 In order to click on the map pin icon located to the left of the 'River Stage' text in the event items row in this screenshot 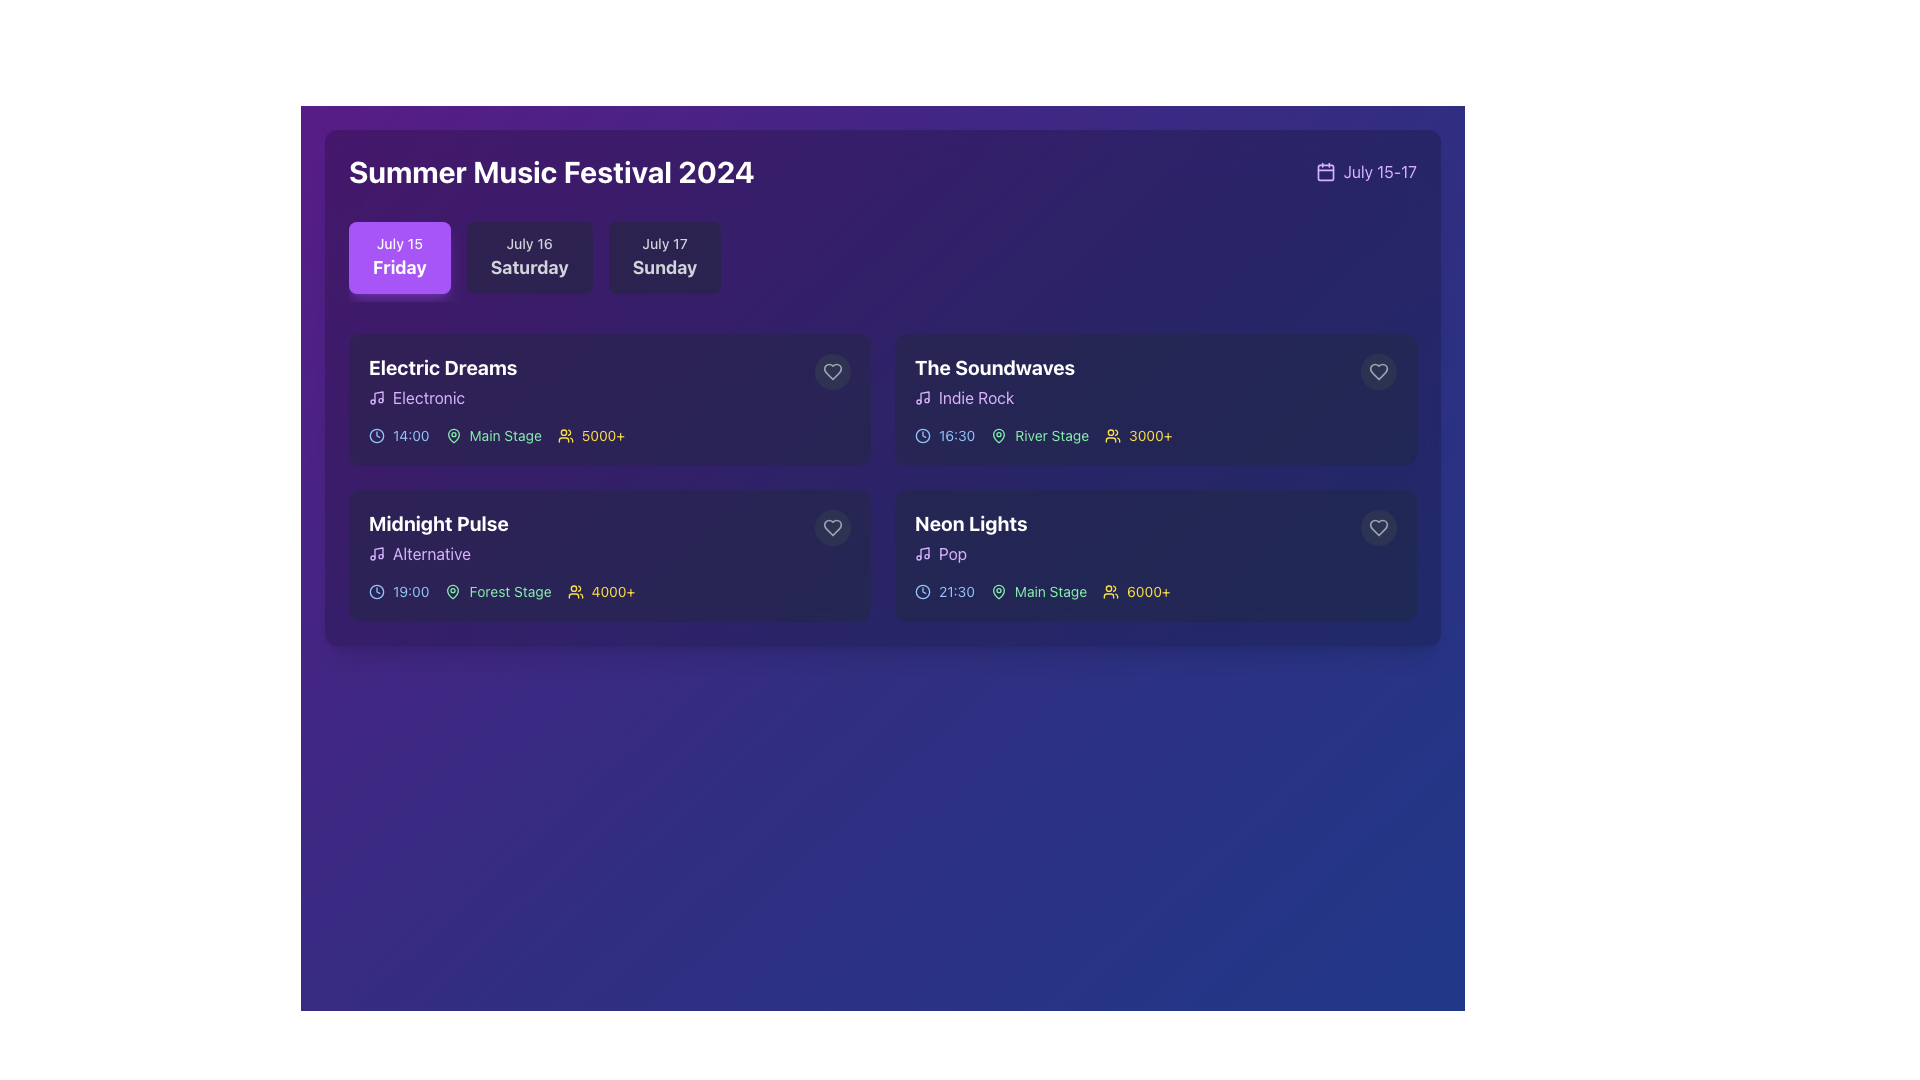, I will do `click(999, 434)`.